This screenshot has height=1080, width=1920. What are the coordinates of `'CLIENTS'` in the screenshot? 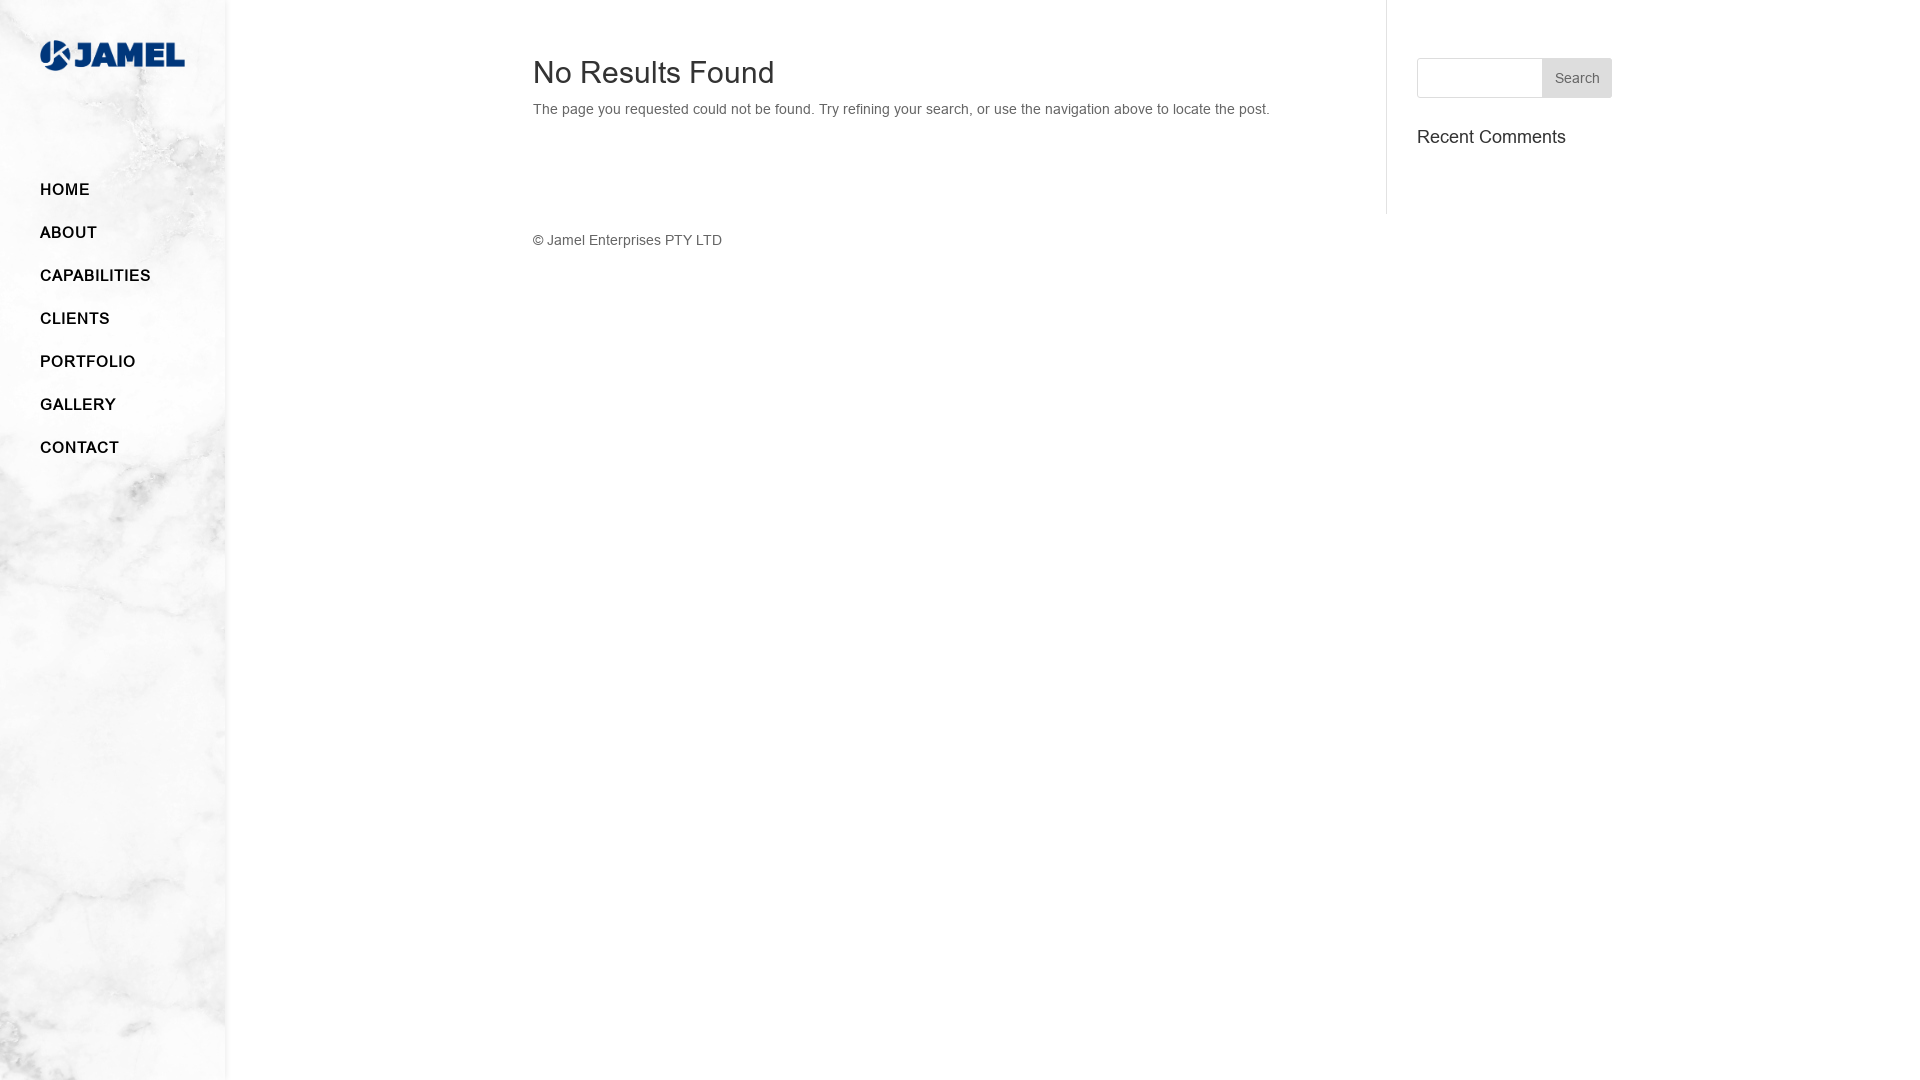 It's located at (131, 327).